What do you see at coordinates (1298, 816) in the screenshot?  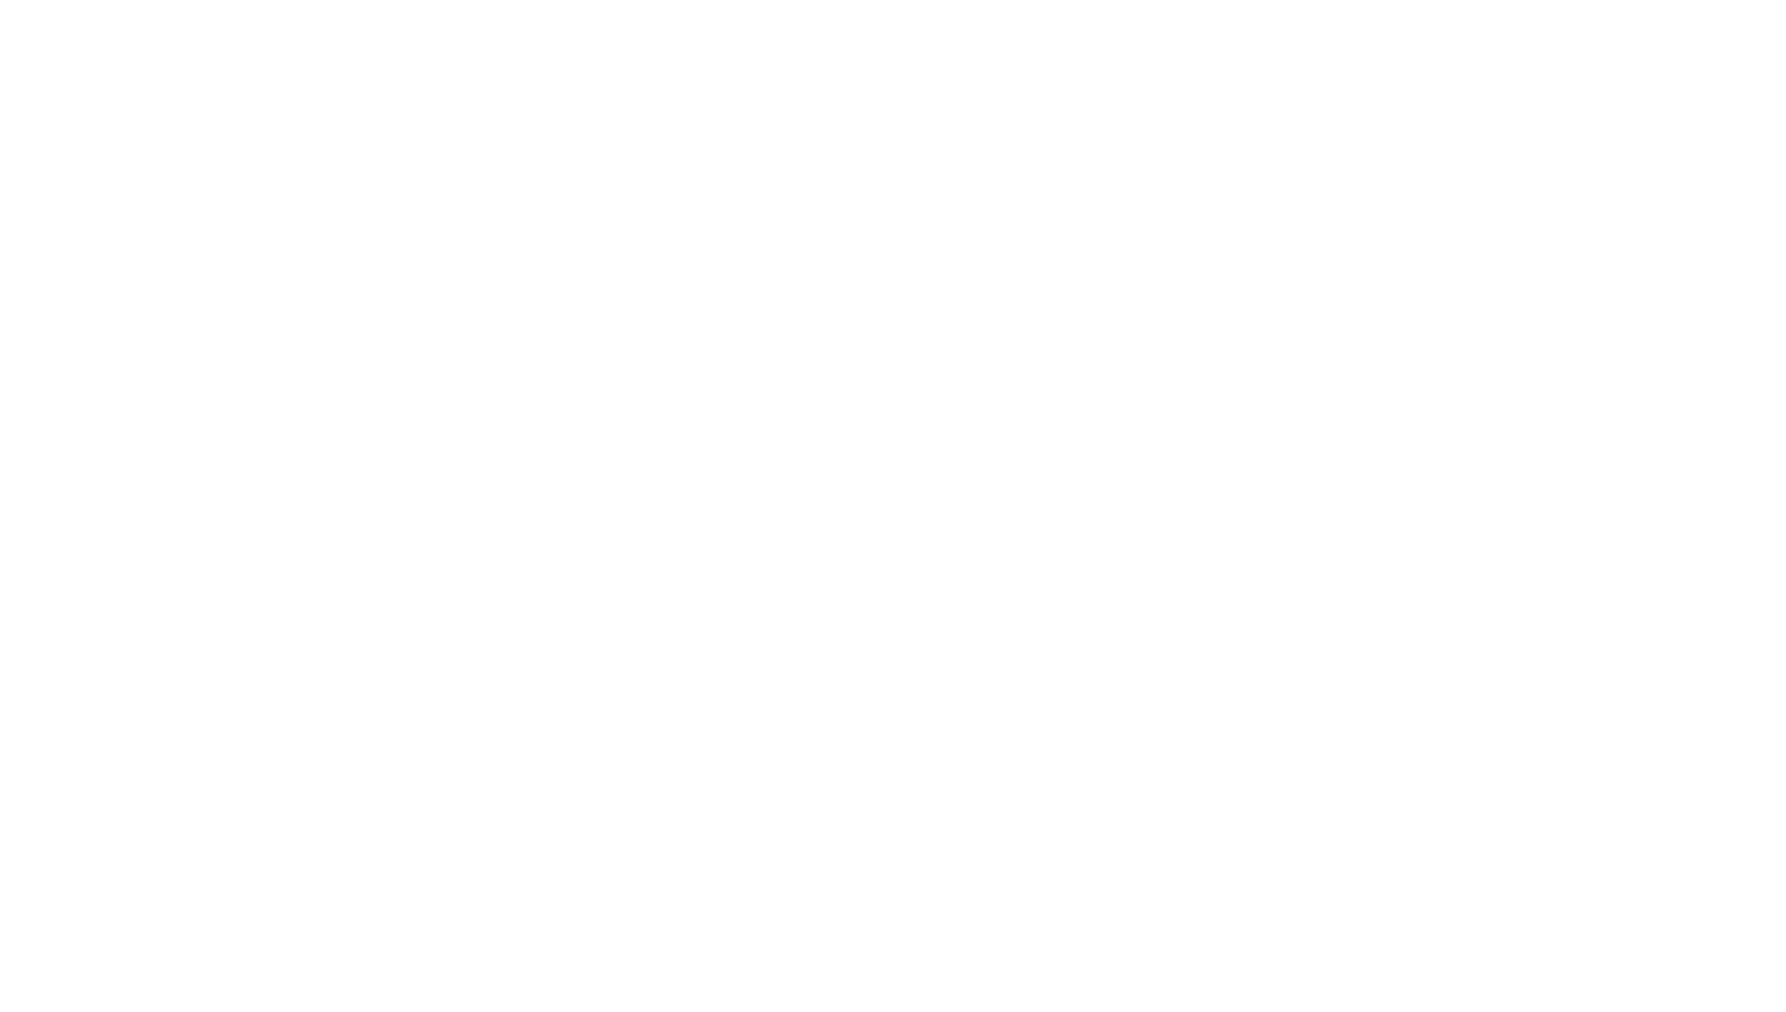 I see `'RSS'` at bounding box center [1298, 816].